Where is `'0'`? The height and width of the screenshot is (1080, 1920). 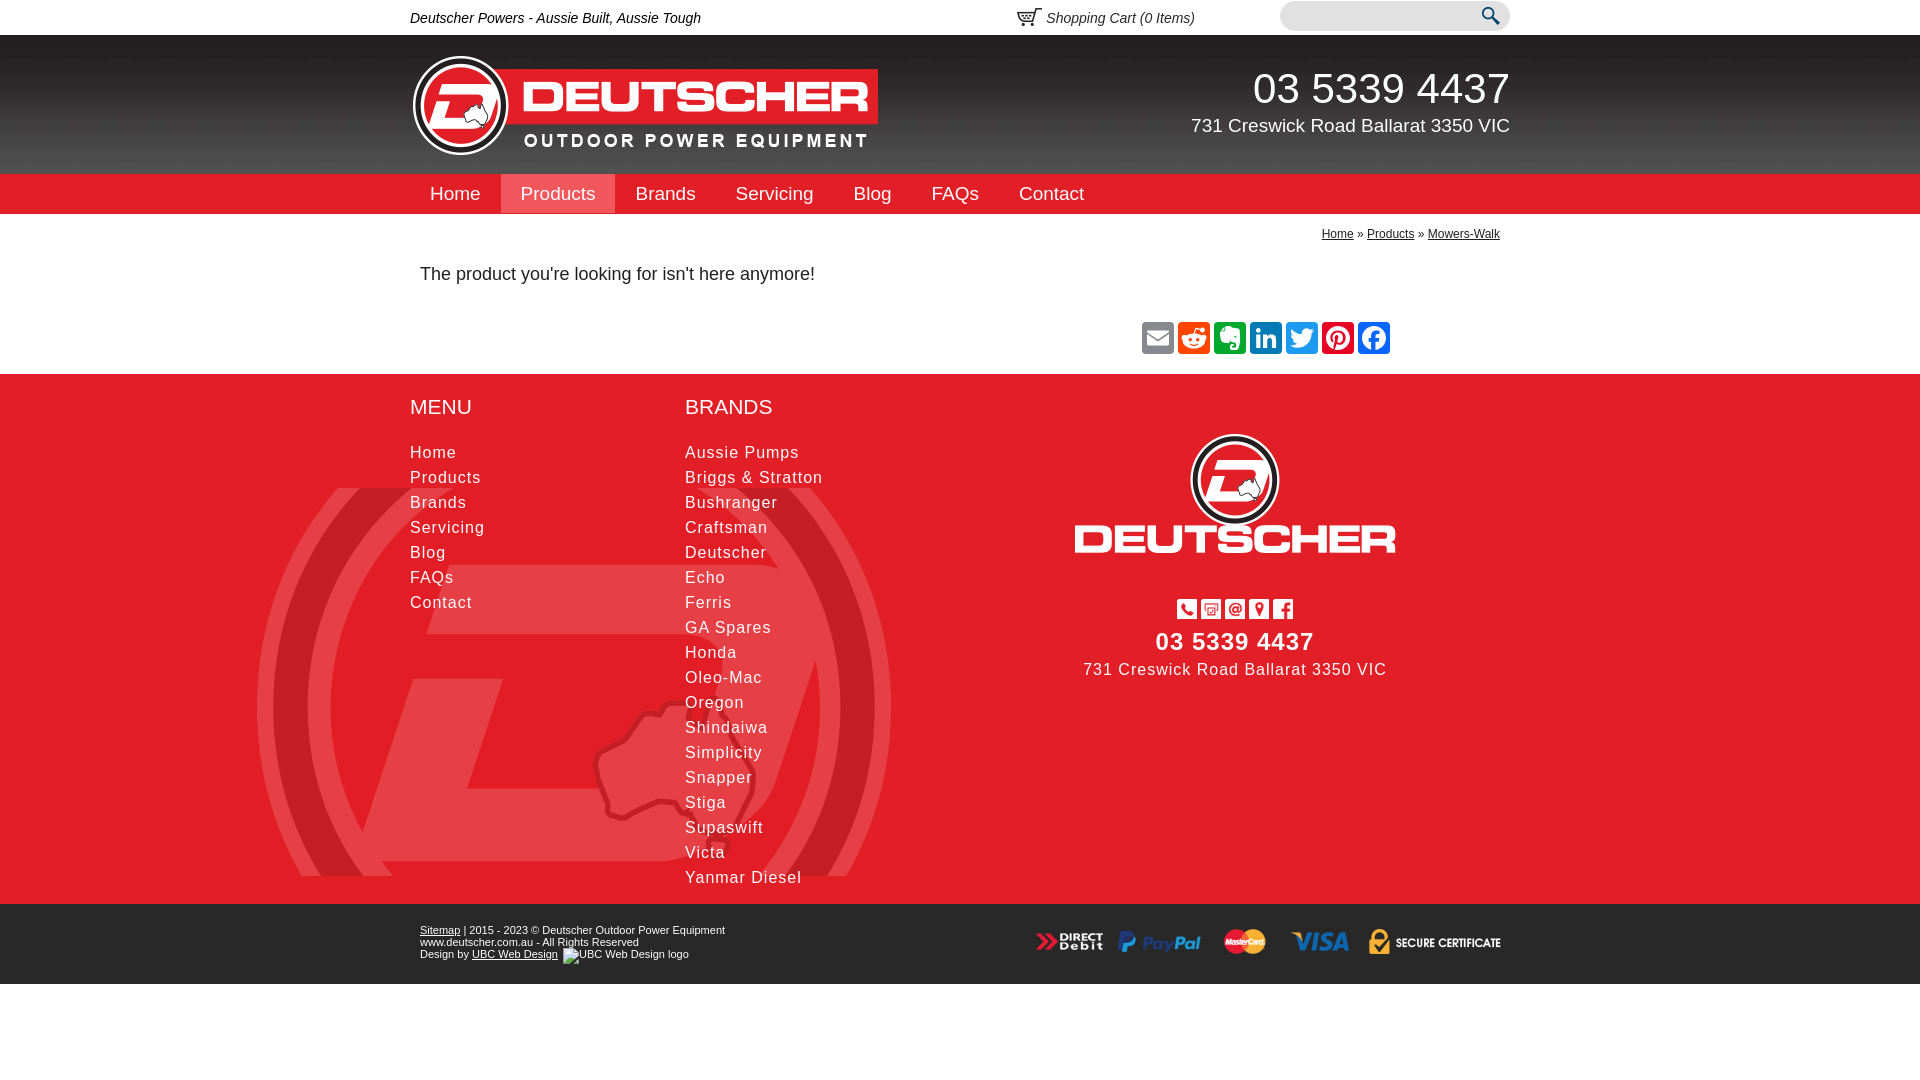 '0' is located at coordinates (1147, 18).